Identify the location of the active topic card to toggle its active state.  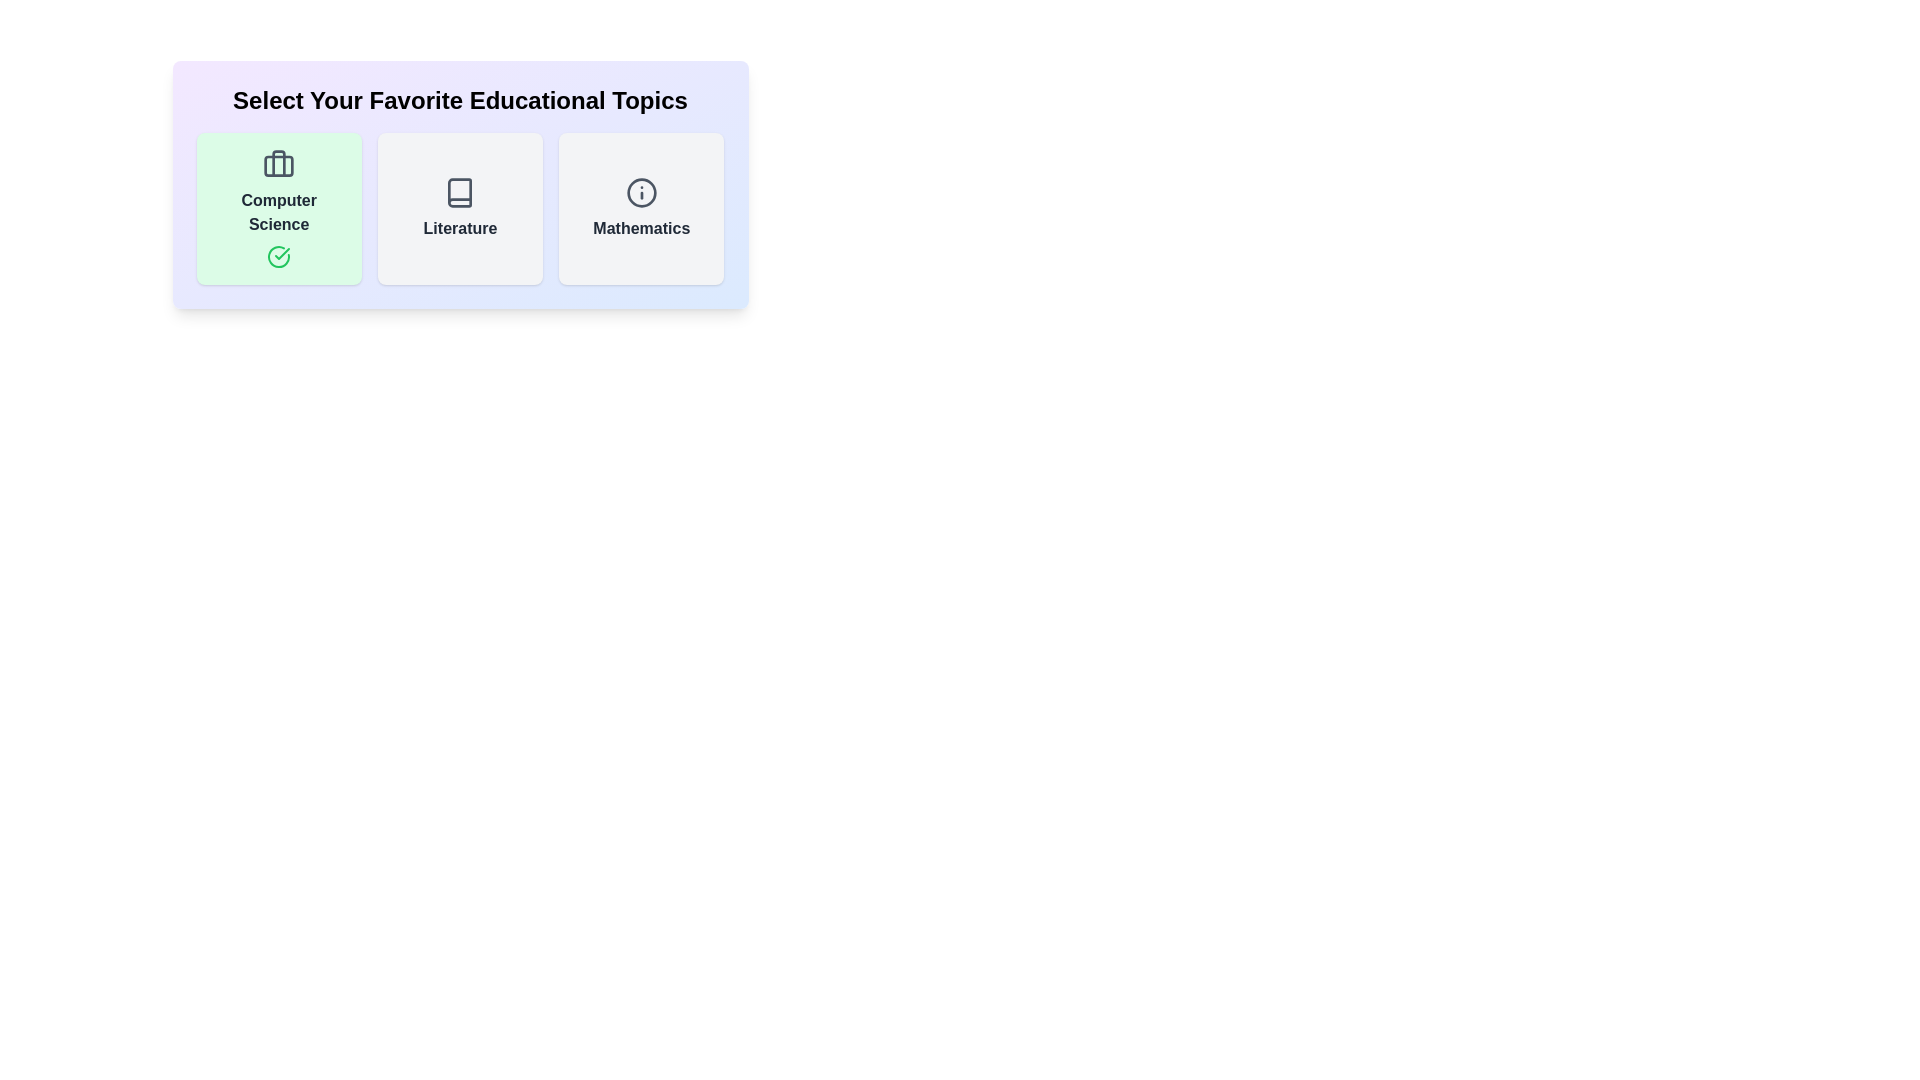
(278, 208).